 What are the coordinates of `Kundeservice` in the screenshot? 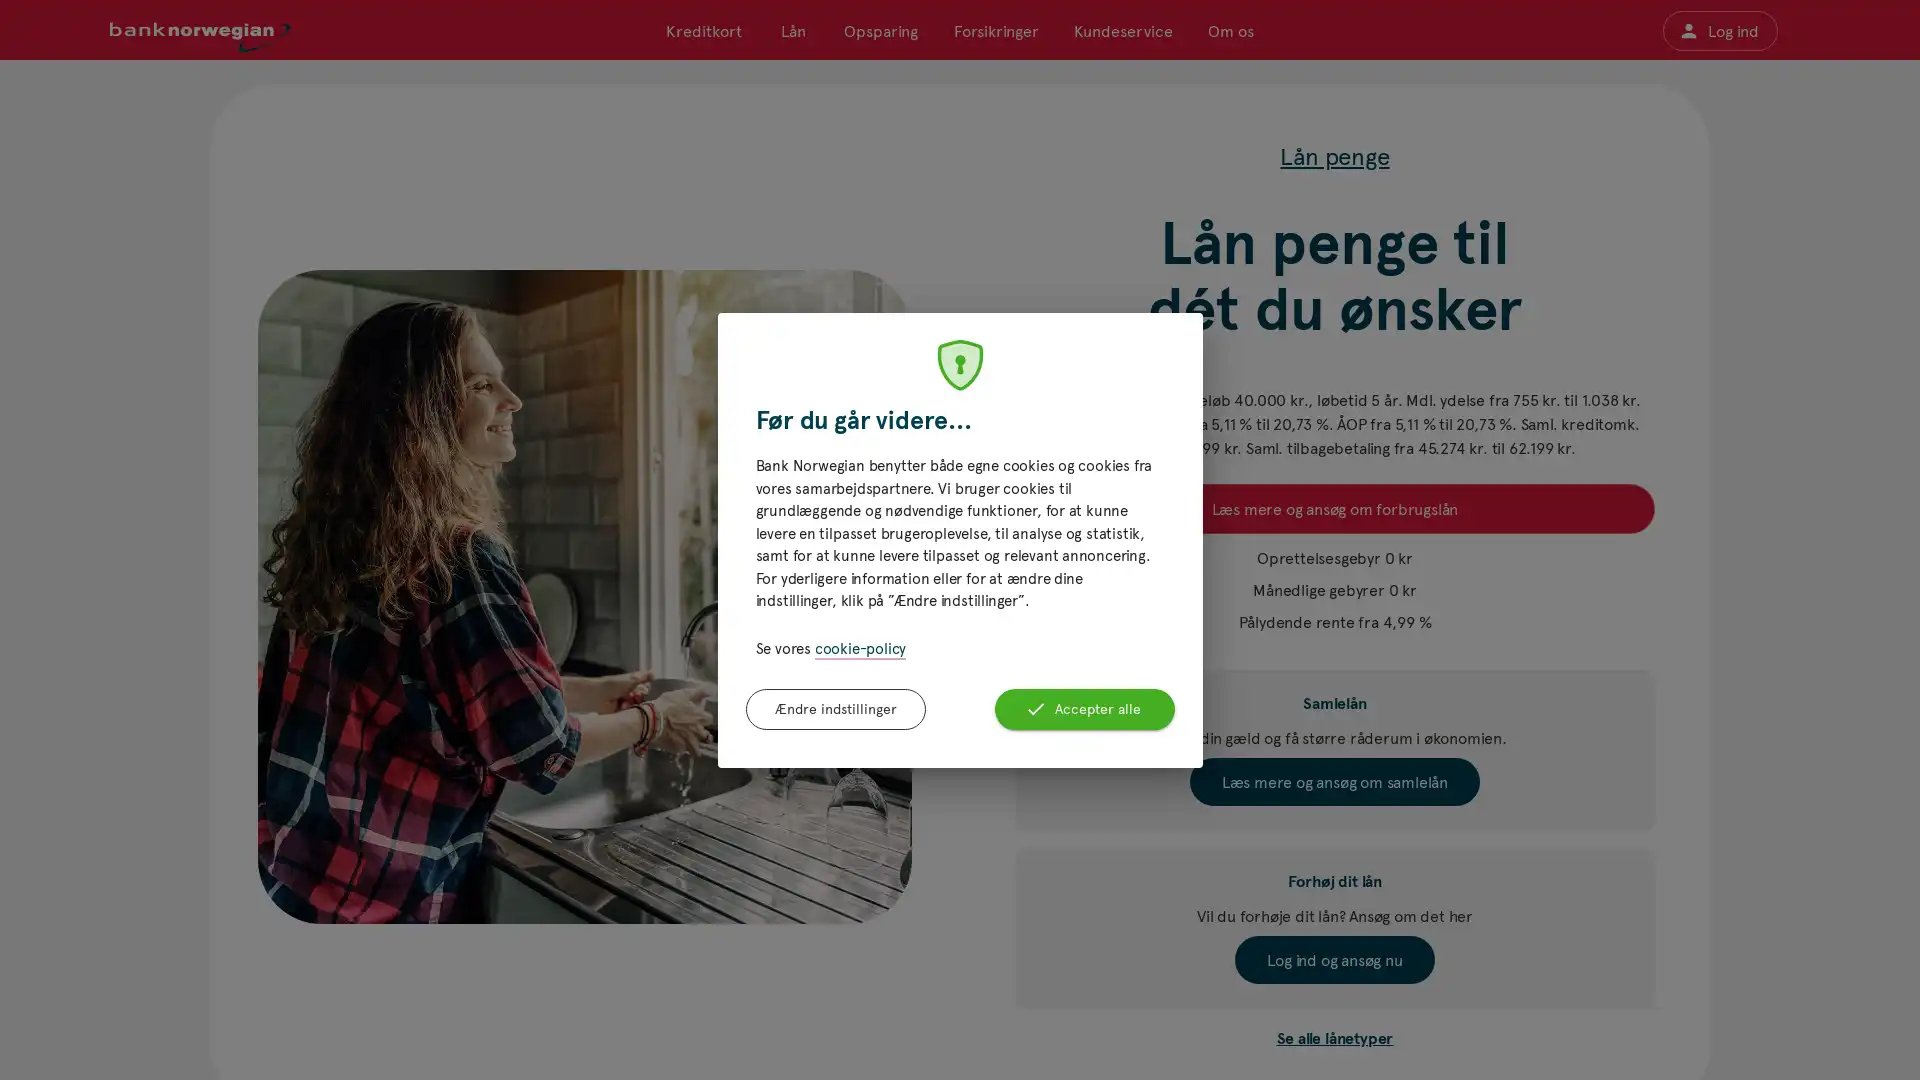 It's located at (1122, 30).